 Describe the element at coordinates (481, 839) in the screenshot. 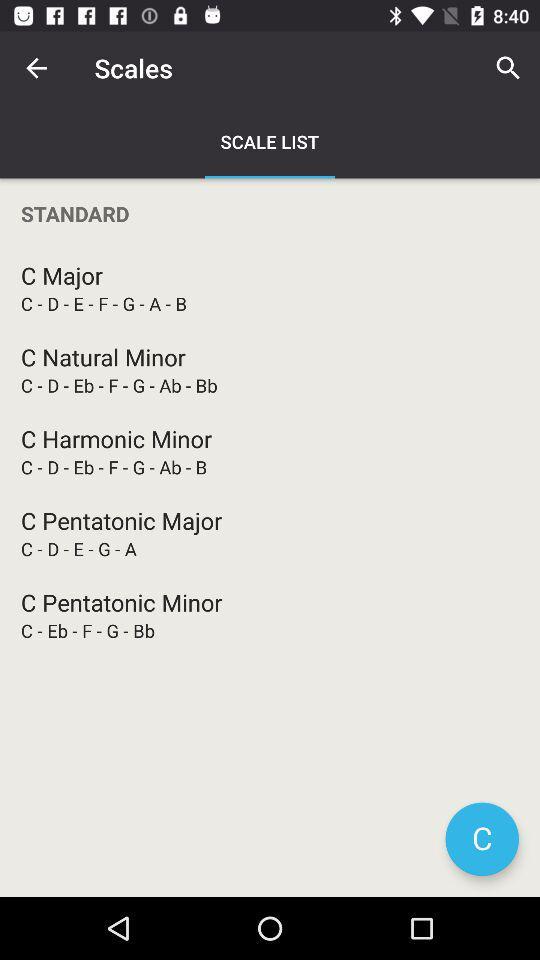

I see `icon below c eb f item` at that location.